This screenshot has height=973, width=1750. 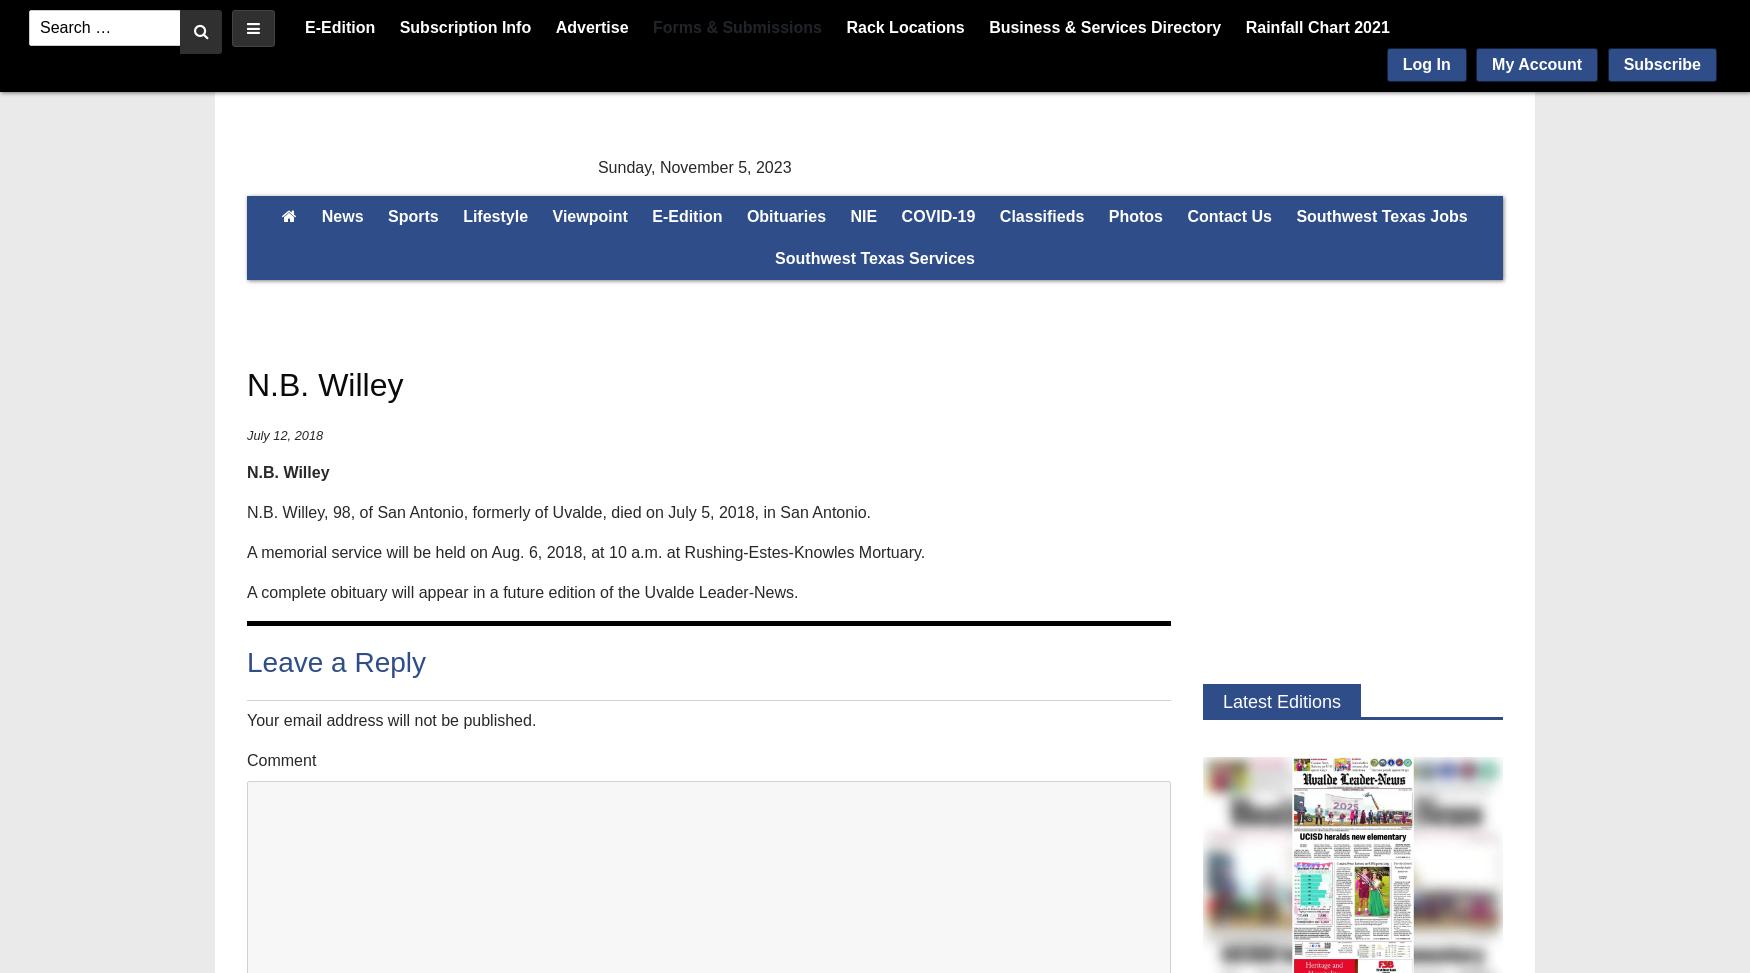 I want to click on 'Sunday, November 5, 2023', so click(x=694, y=167).